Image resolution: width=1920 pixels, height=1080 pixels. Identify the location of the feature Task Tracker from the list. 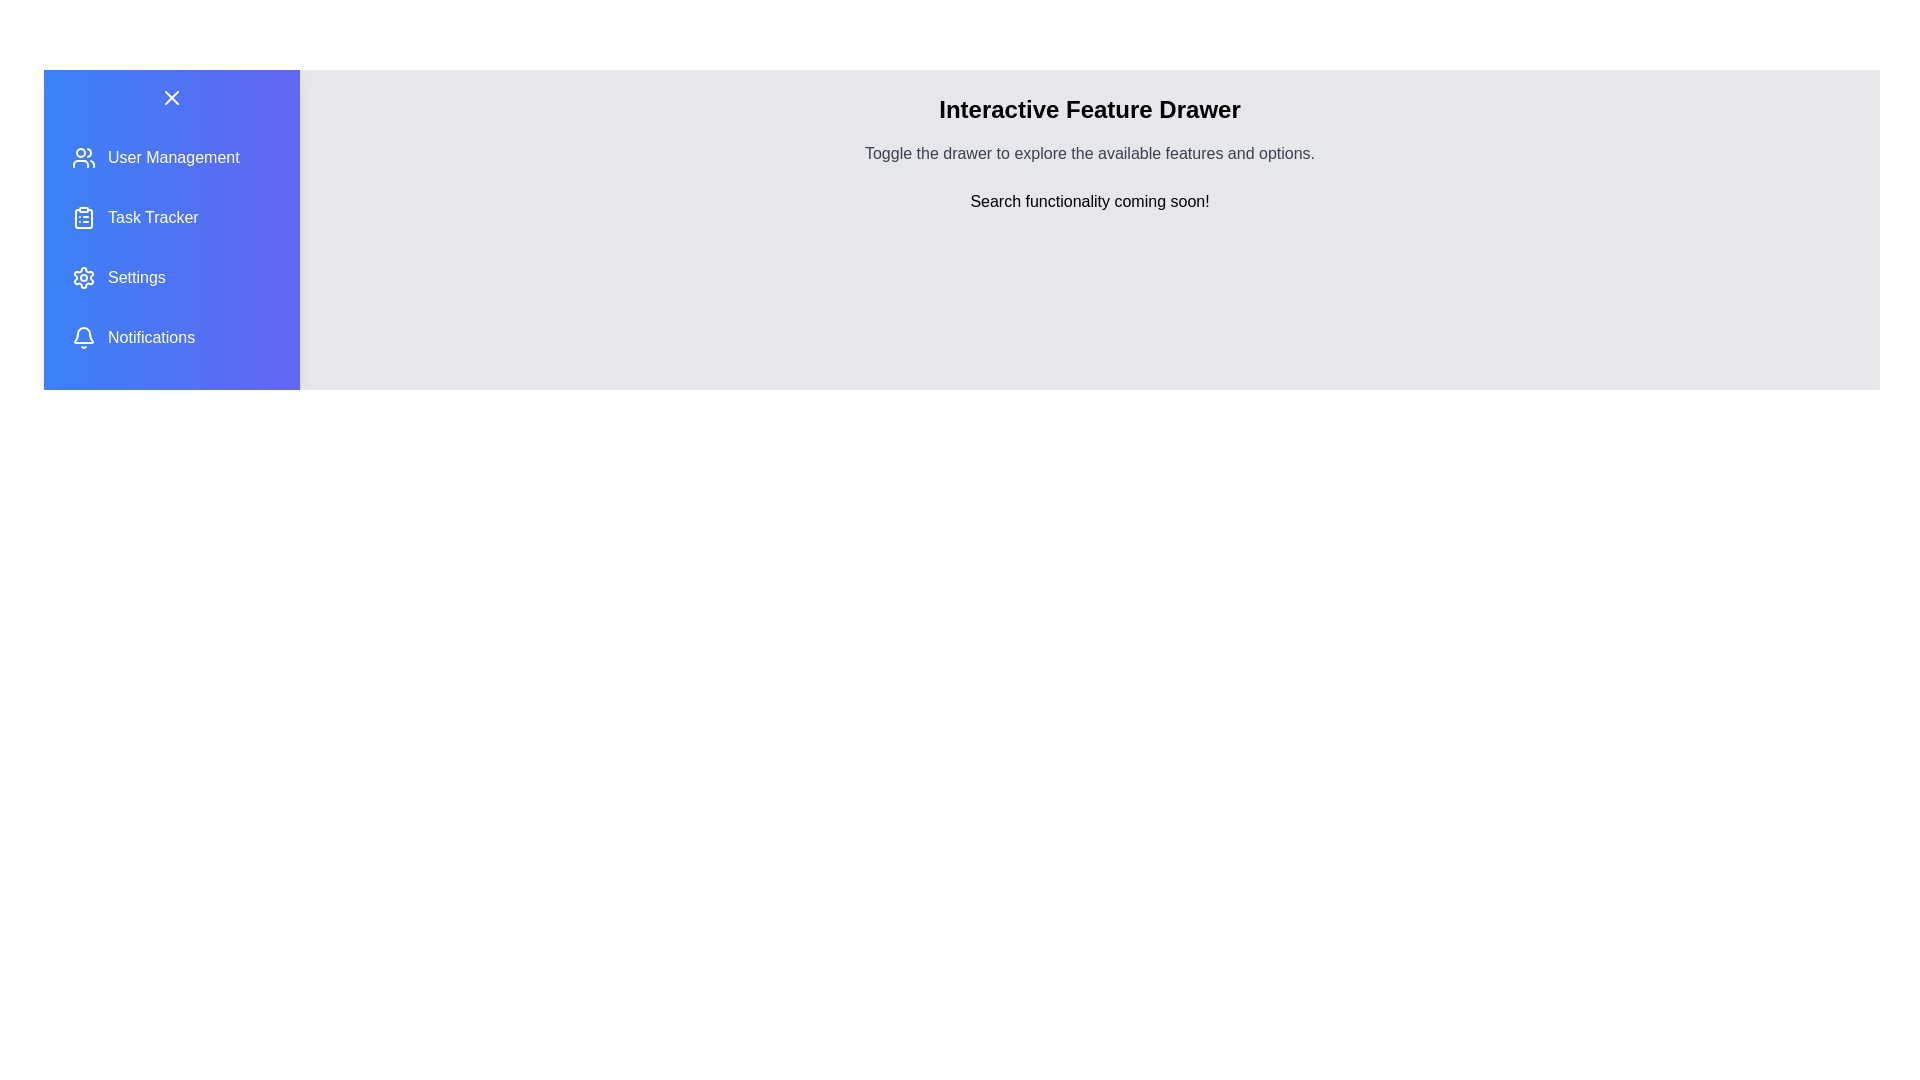
(172, 218).